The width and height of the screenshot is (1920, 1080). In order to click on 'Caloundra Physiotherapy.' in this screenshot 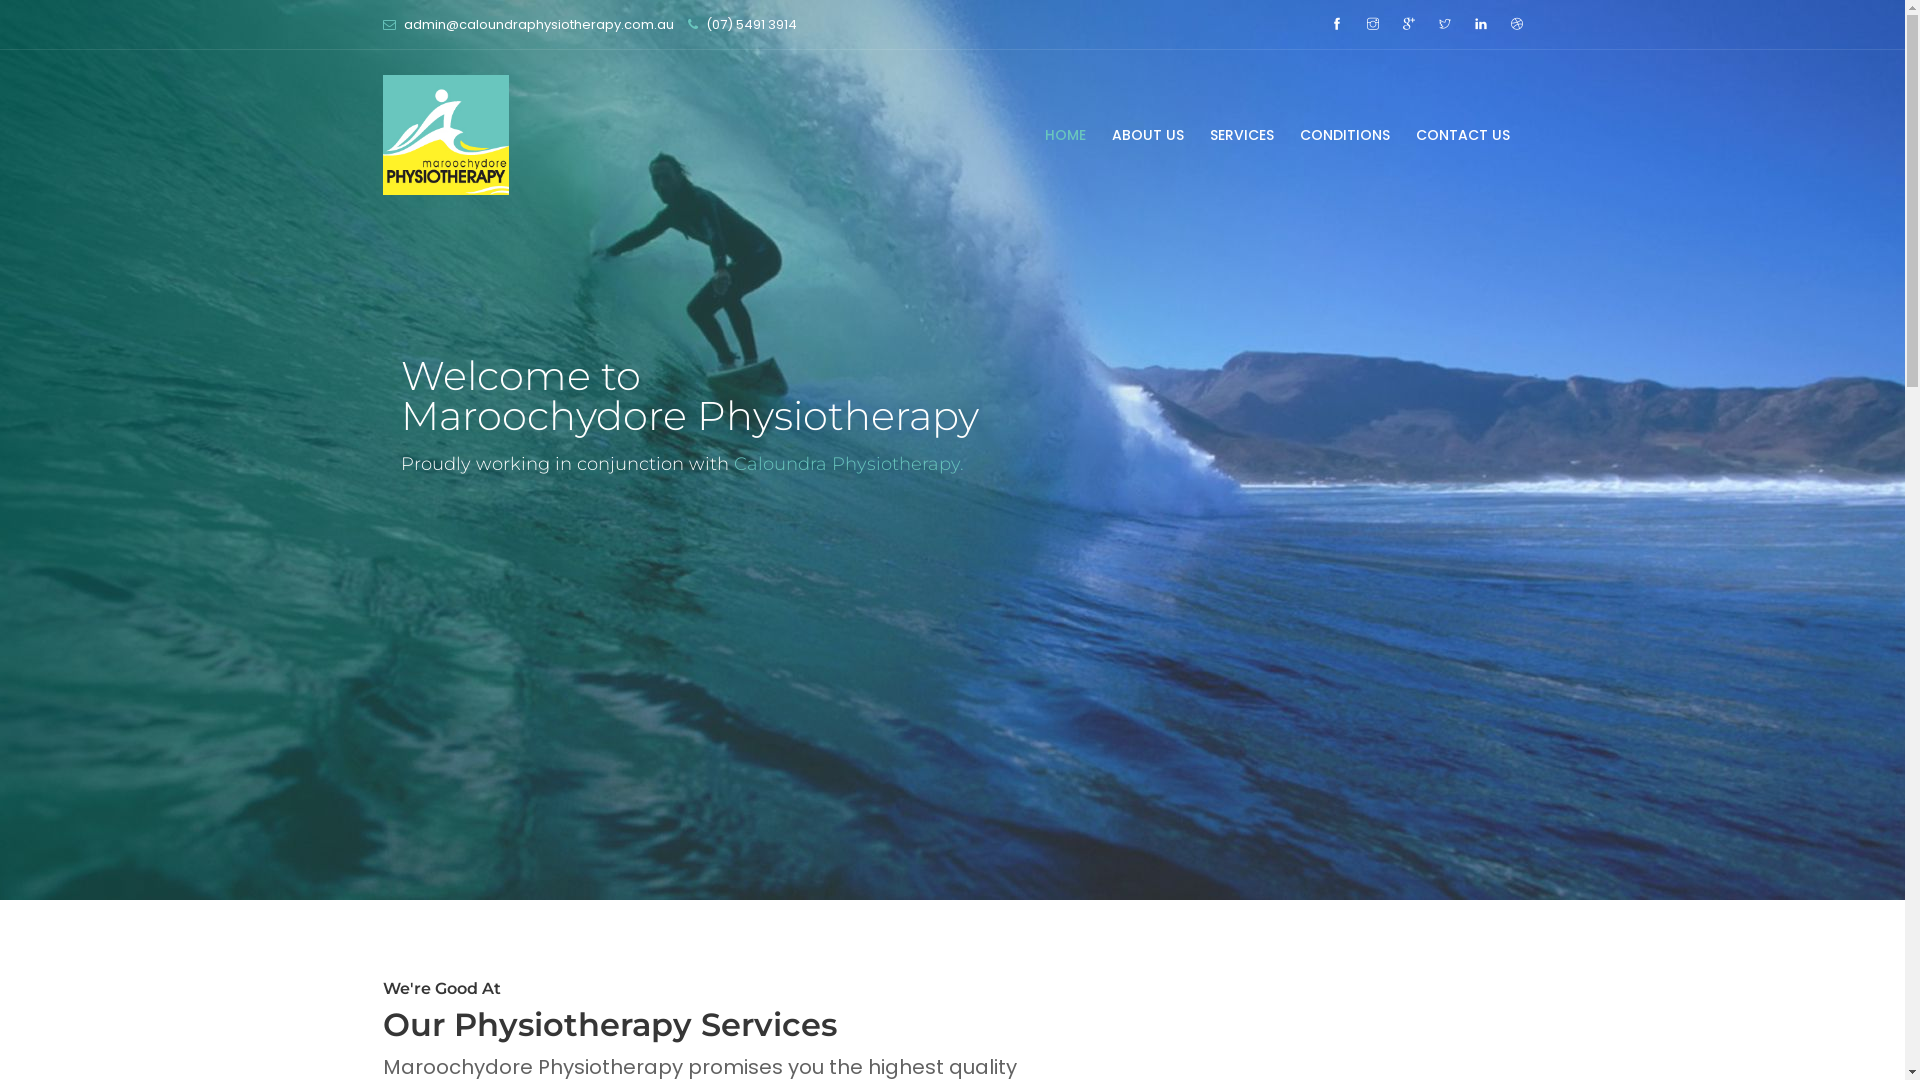, I will do `click(849, 446)`.